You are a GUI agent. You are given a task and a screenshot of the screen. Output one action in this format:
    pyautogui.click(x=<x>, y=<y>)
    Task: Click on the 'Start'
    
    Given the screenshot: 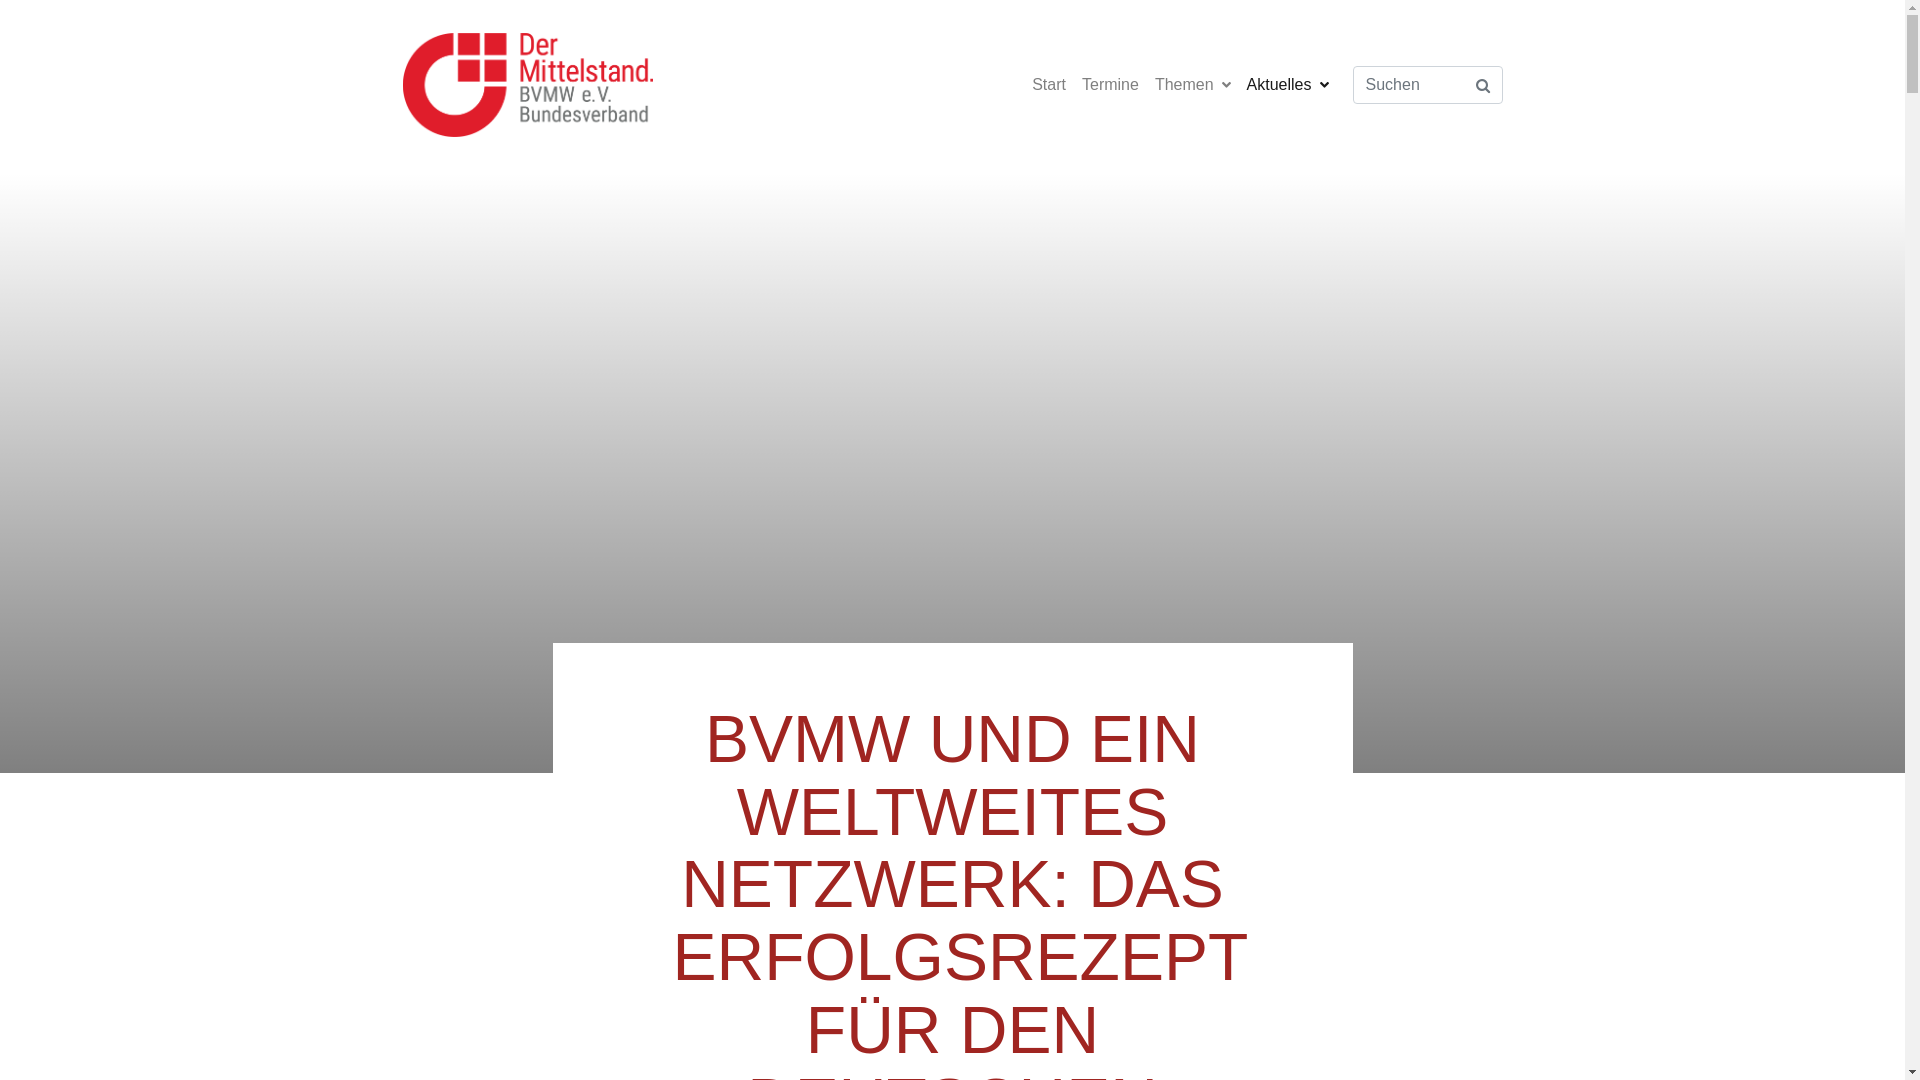 What is the action you would take?
    pyautogui.click(x=1048, y=83)
    